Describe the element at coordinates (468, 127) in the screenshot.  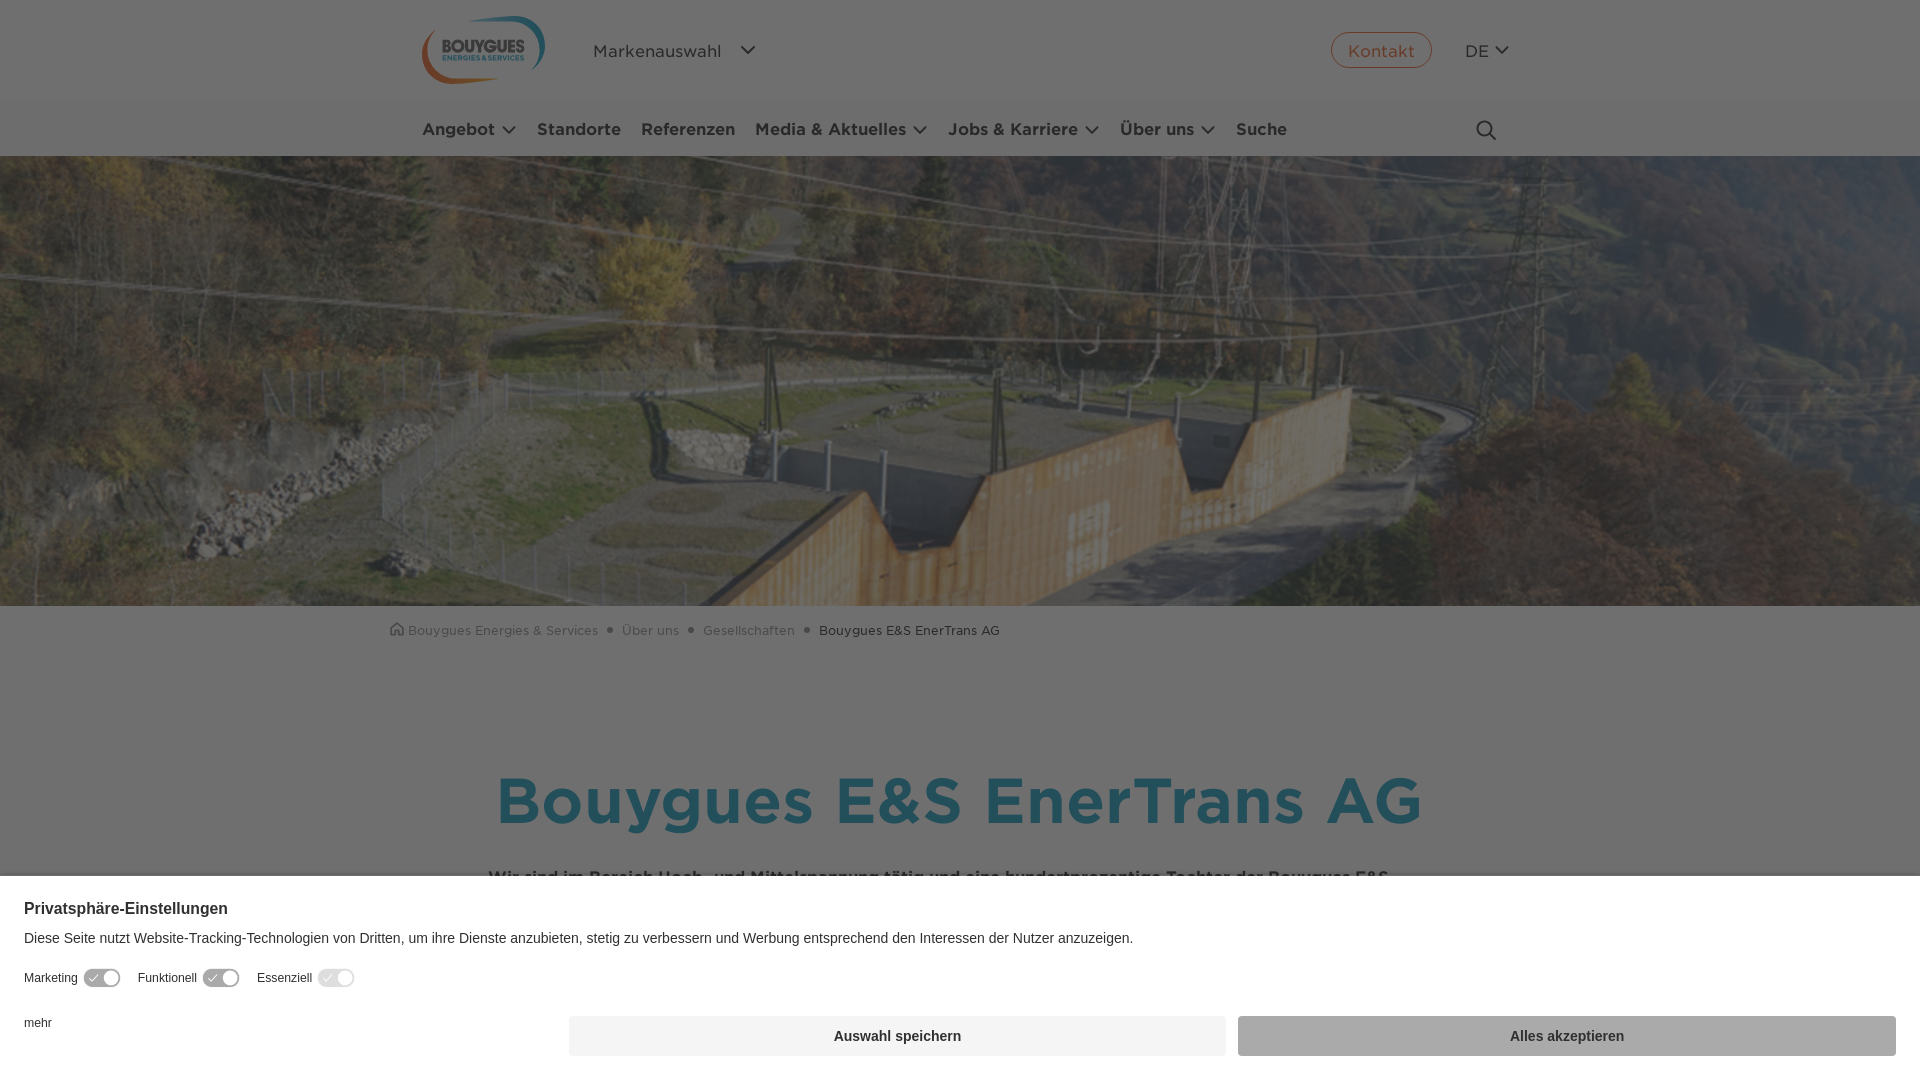
I see `'Angebot'` at that location.